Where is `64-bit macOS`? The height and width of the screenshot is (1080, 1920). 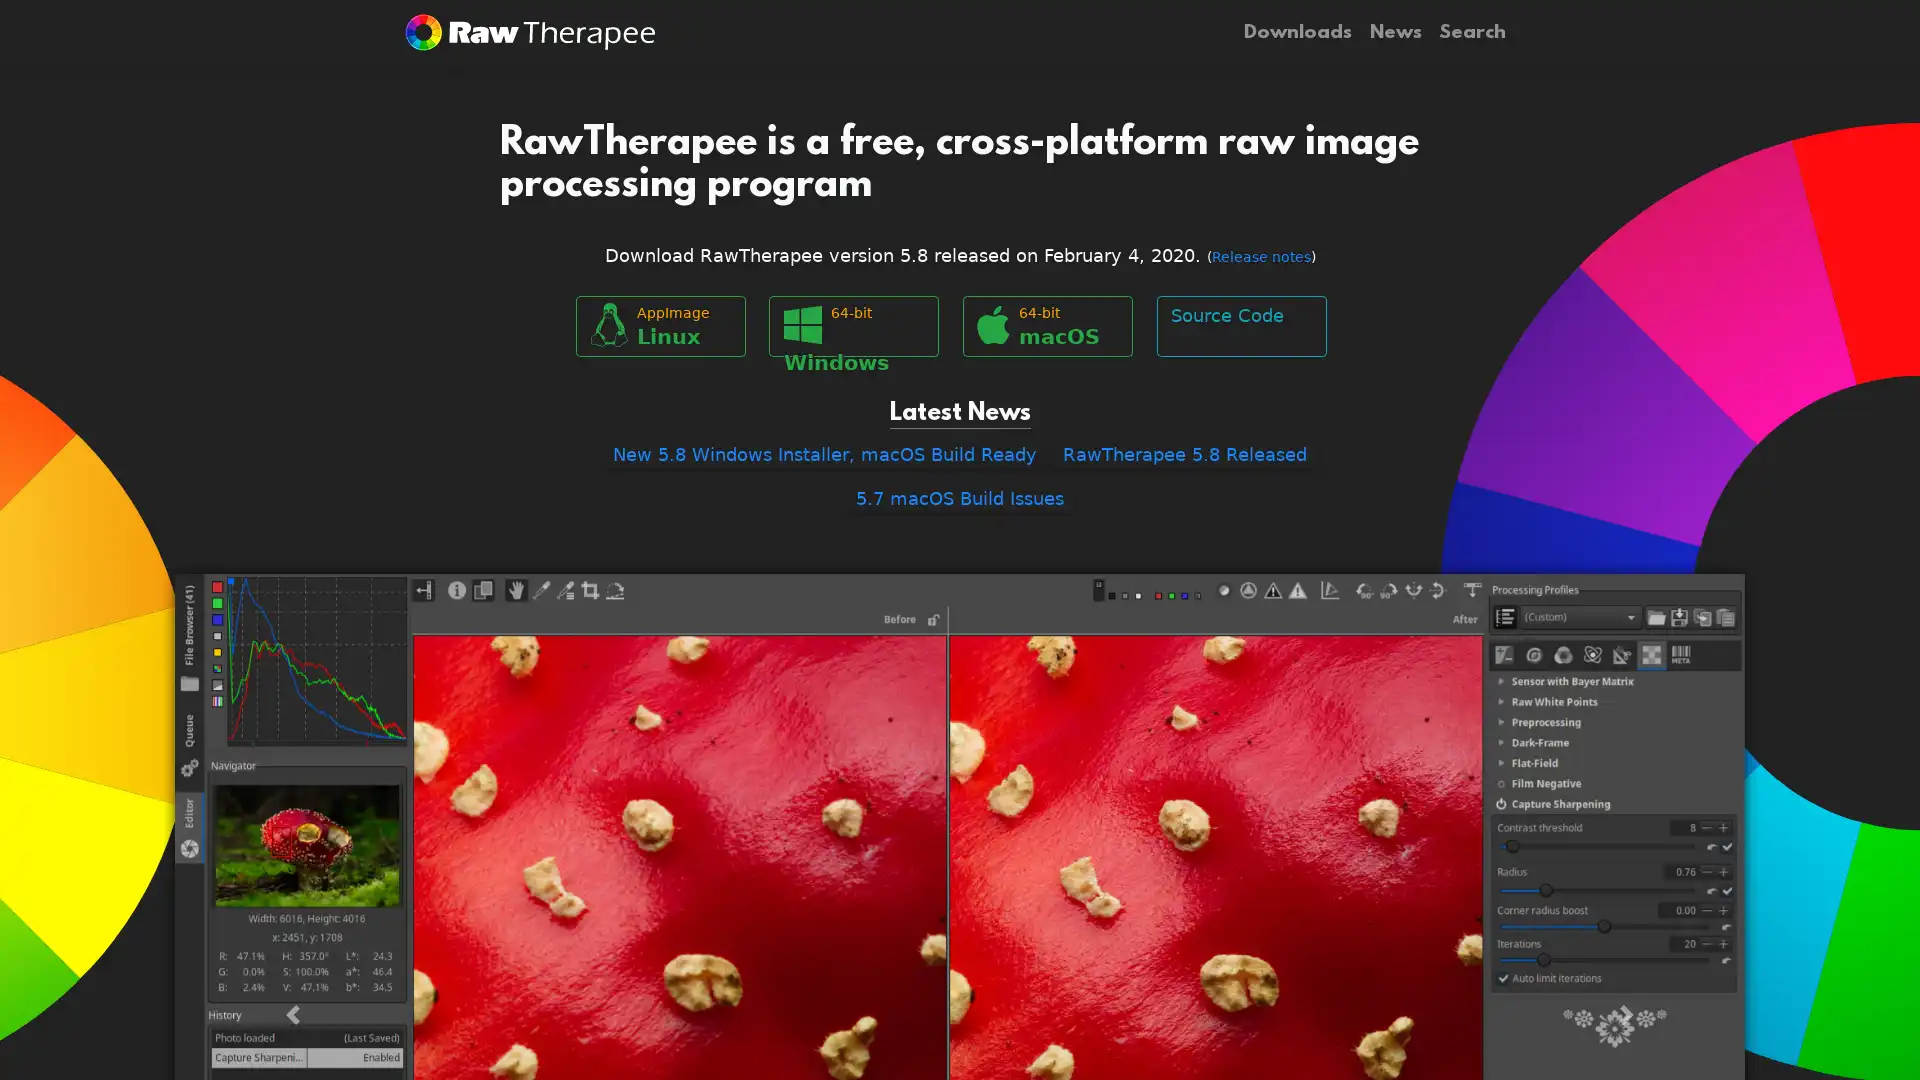 64-bit macOS is located at coordinates (1046, 325).